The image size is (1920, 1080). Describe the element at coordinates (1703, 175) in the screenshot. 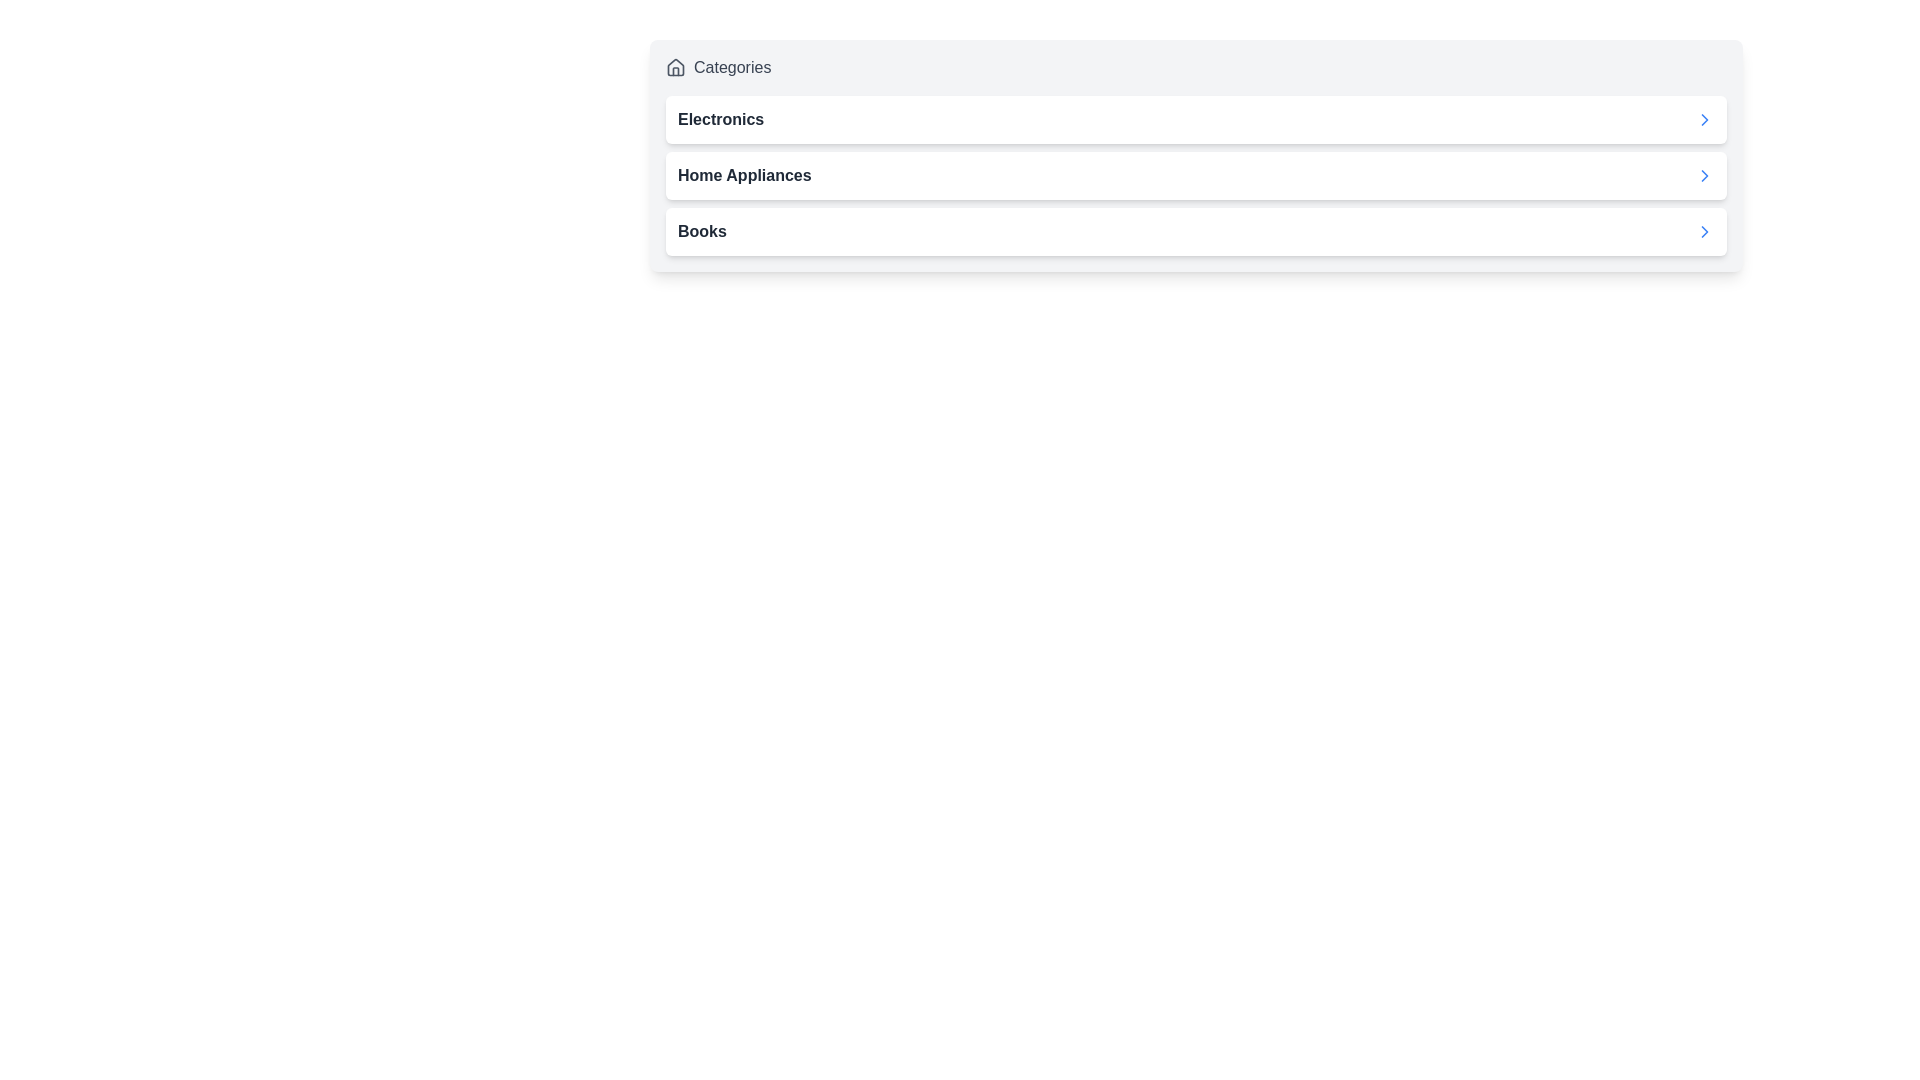

I see `the chevron icon in the third row of the selectable list on the far-right edge` at that location.